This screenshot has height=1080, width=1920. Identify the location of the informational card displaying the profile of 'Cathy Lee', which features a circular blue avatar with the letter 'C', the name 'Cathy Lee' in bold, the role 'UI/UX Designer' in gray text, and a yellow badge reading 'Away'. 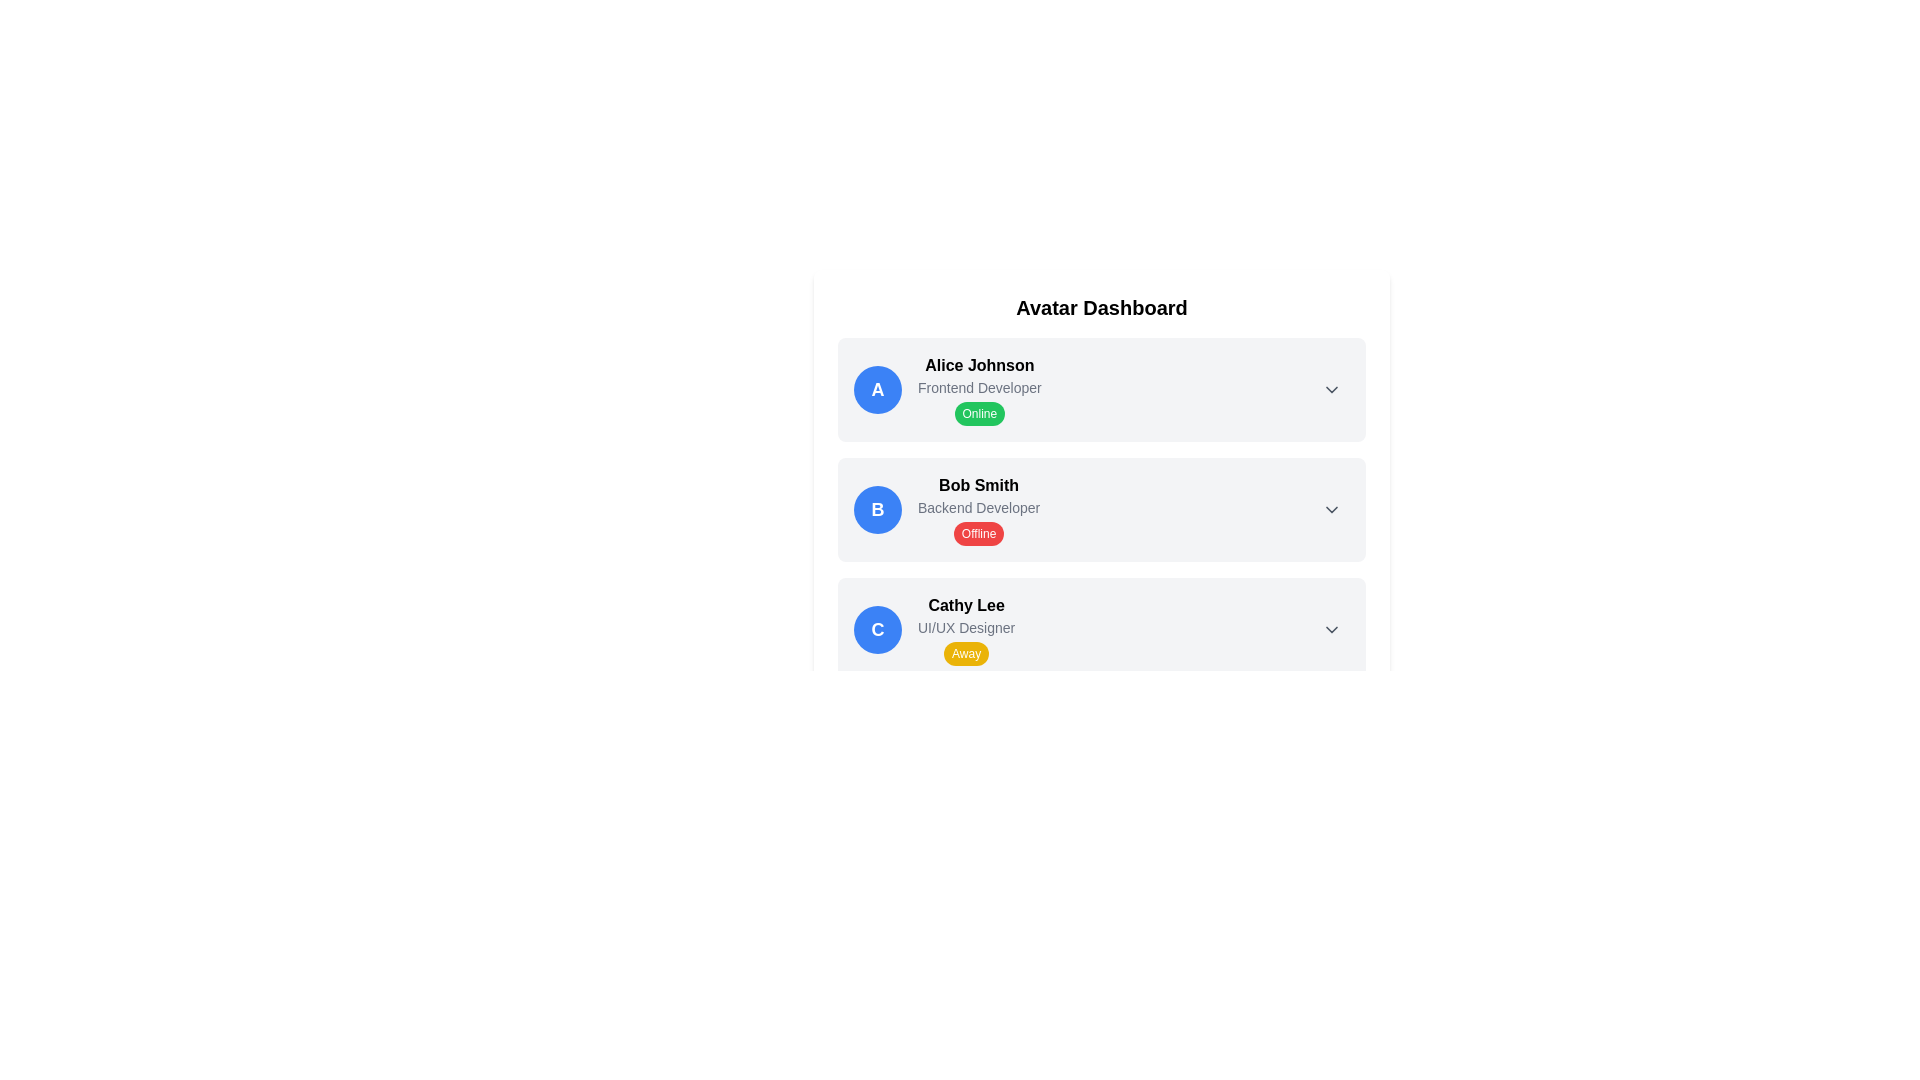
(933, 628).